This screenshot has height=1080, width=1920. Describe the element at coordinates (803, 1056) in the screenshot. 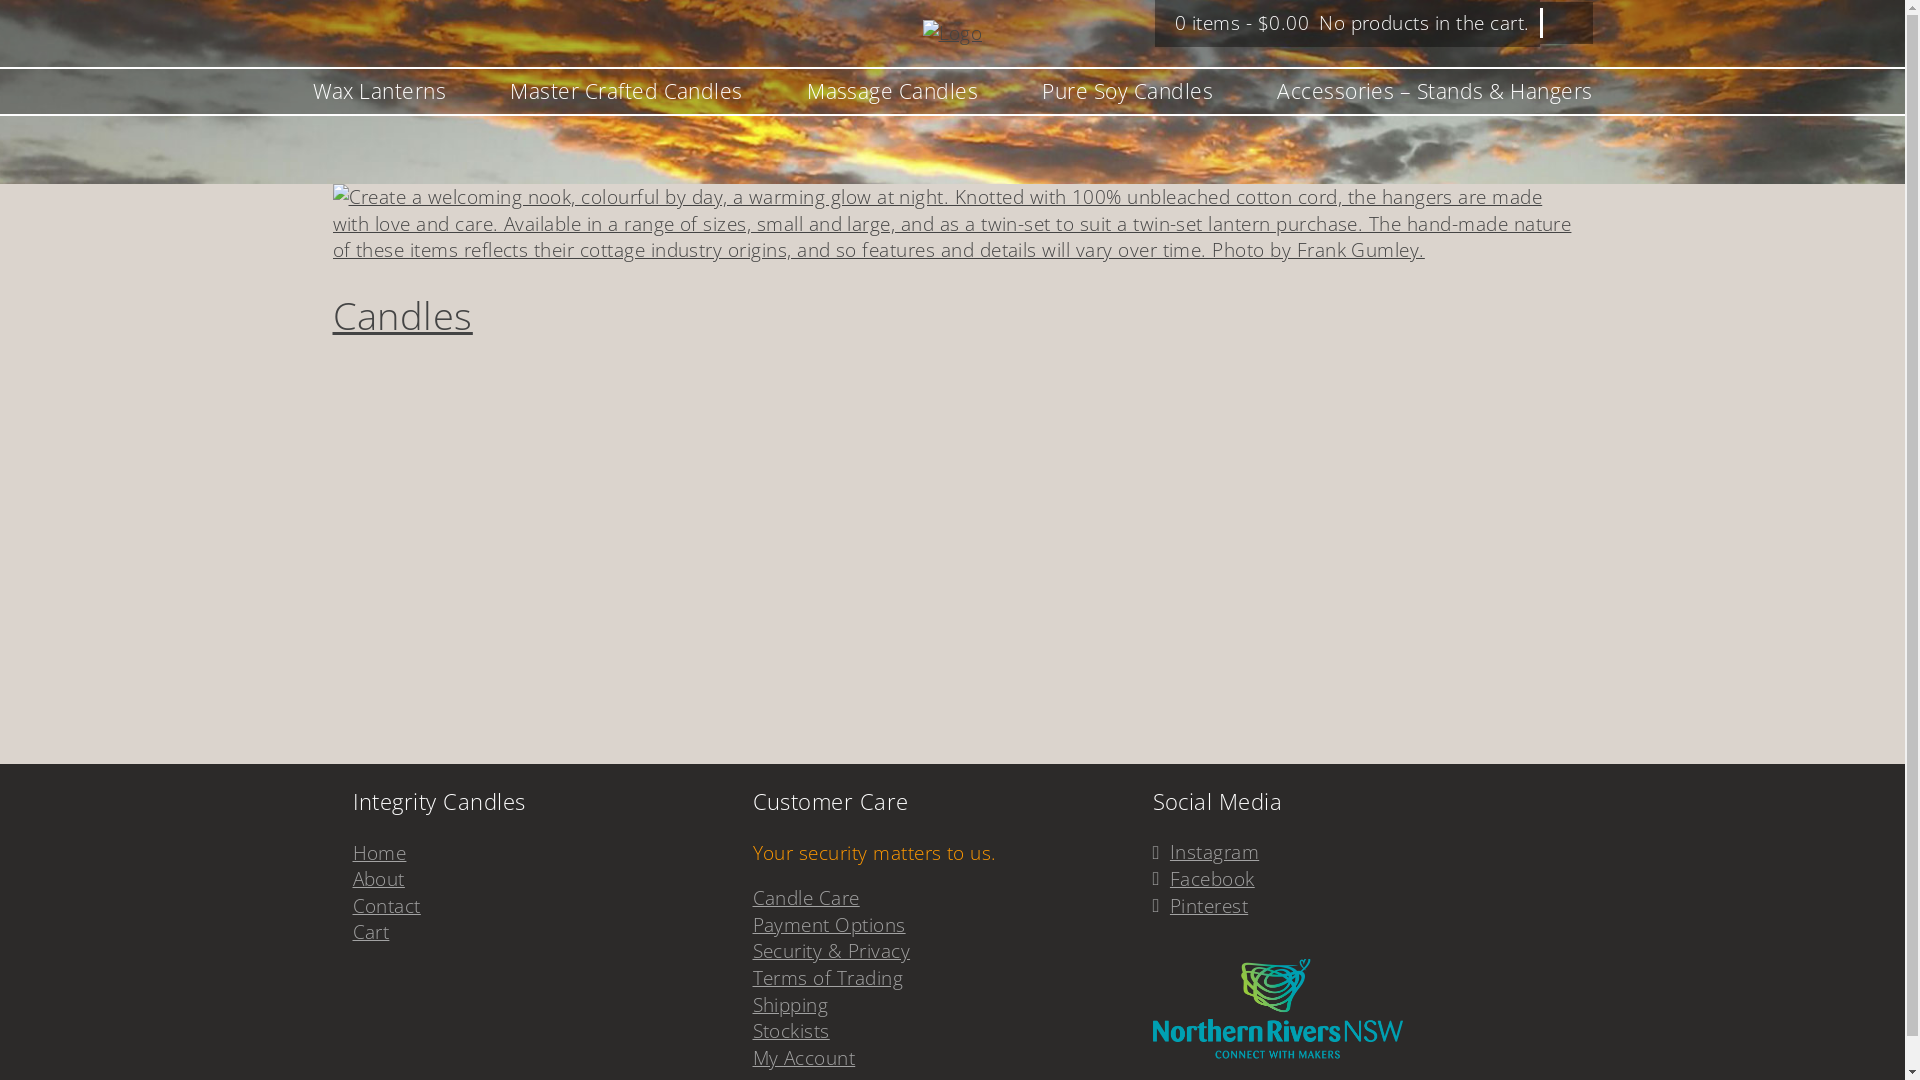

I see `'My Account'` at that location.